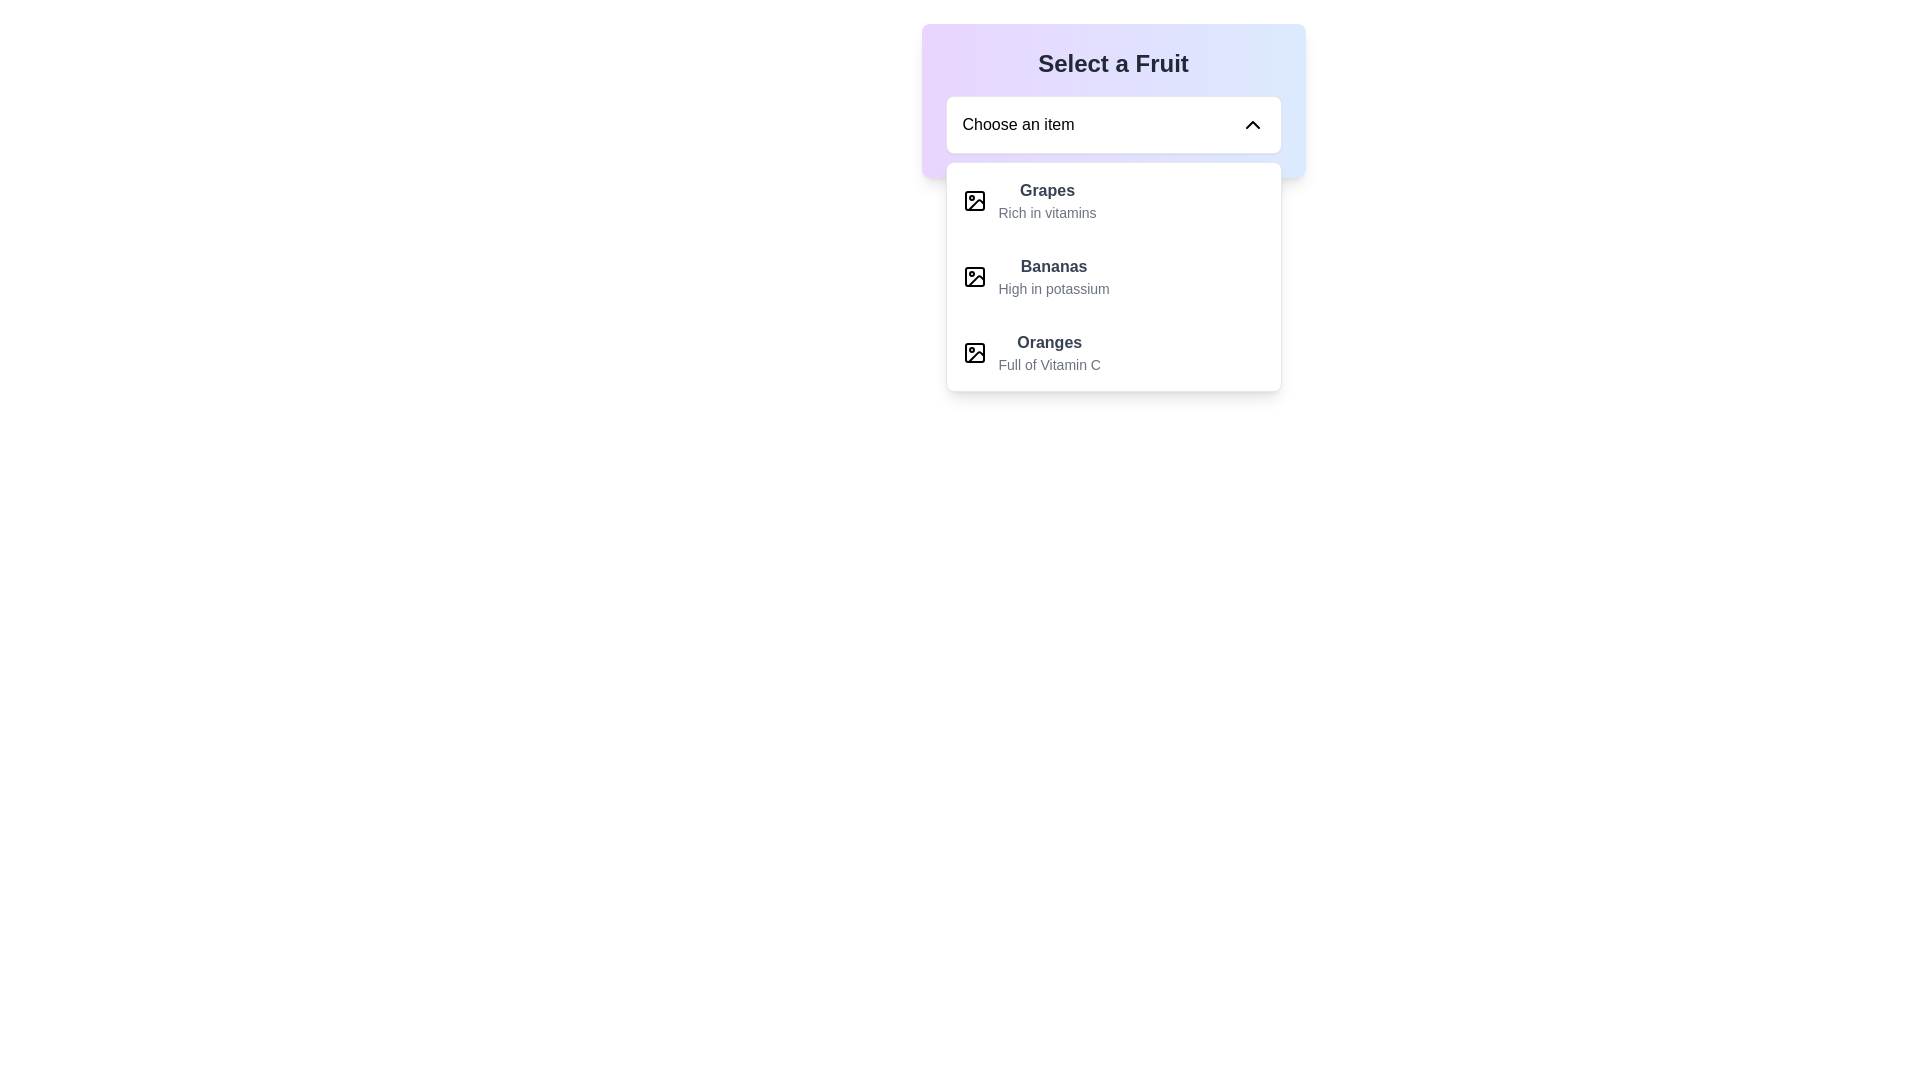 The height and width of the screenshot is (1080, 1920). What do you see at coordinates (980, 277) in the screenshot?
I see `the small icon resembling an image placeholder, which is located to the left of the text labeled 'Bananas' and 'High in potassium'` at bounding box center [980, 277].